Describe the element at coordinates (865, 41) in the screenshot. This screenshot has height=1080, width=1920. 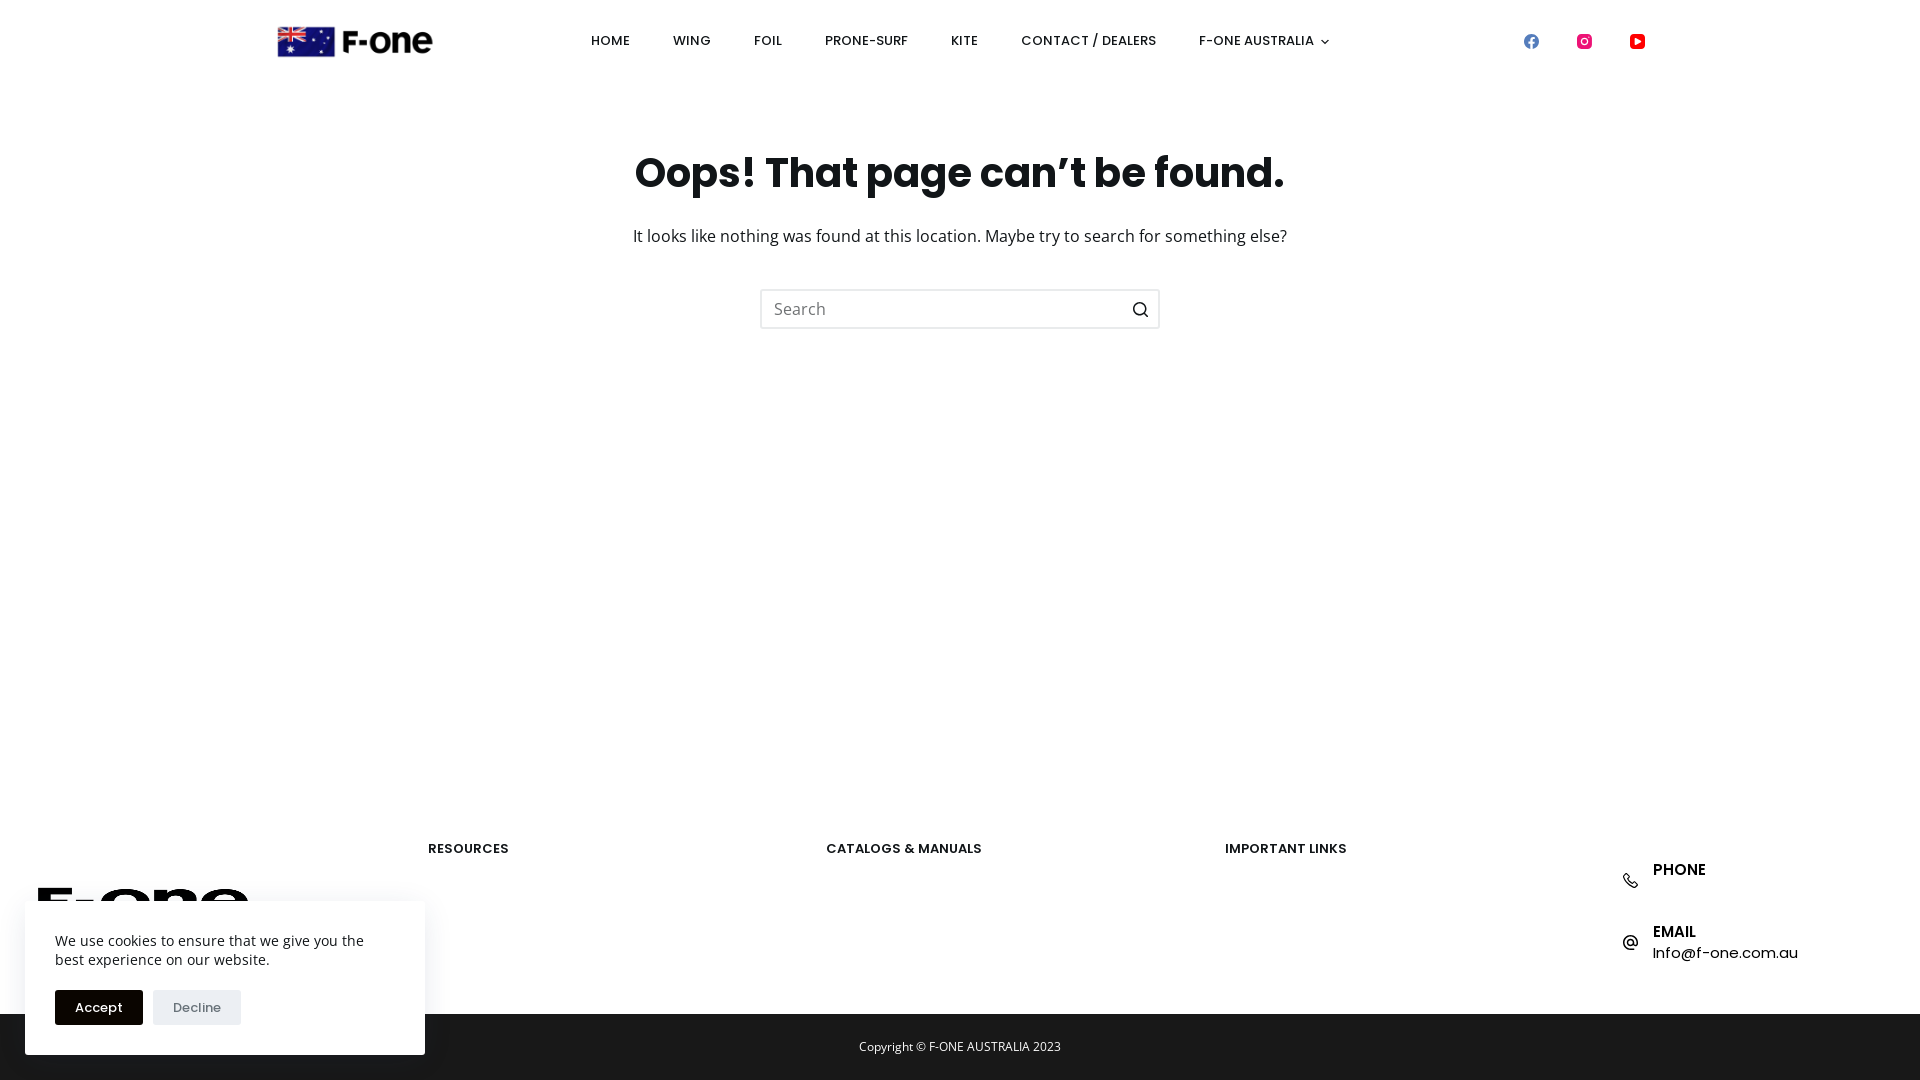
I see `'PRONE-SURF'` at that location.